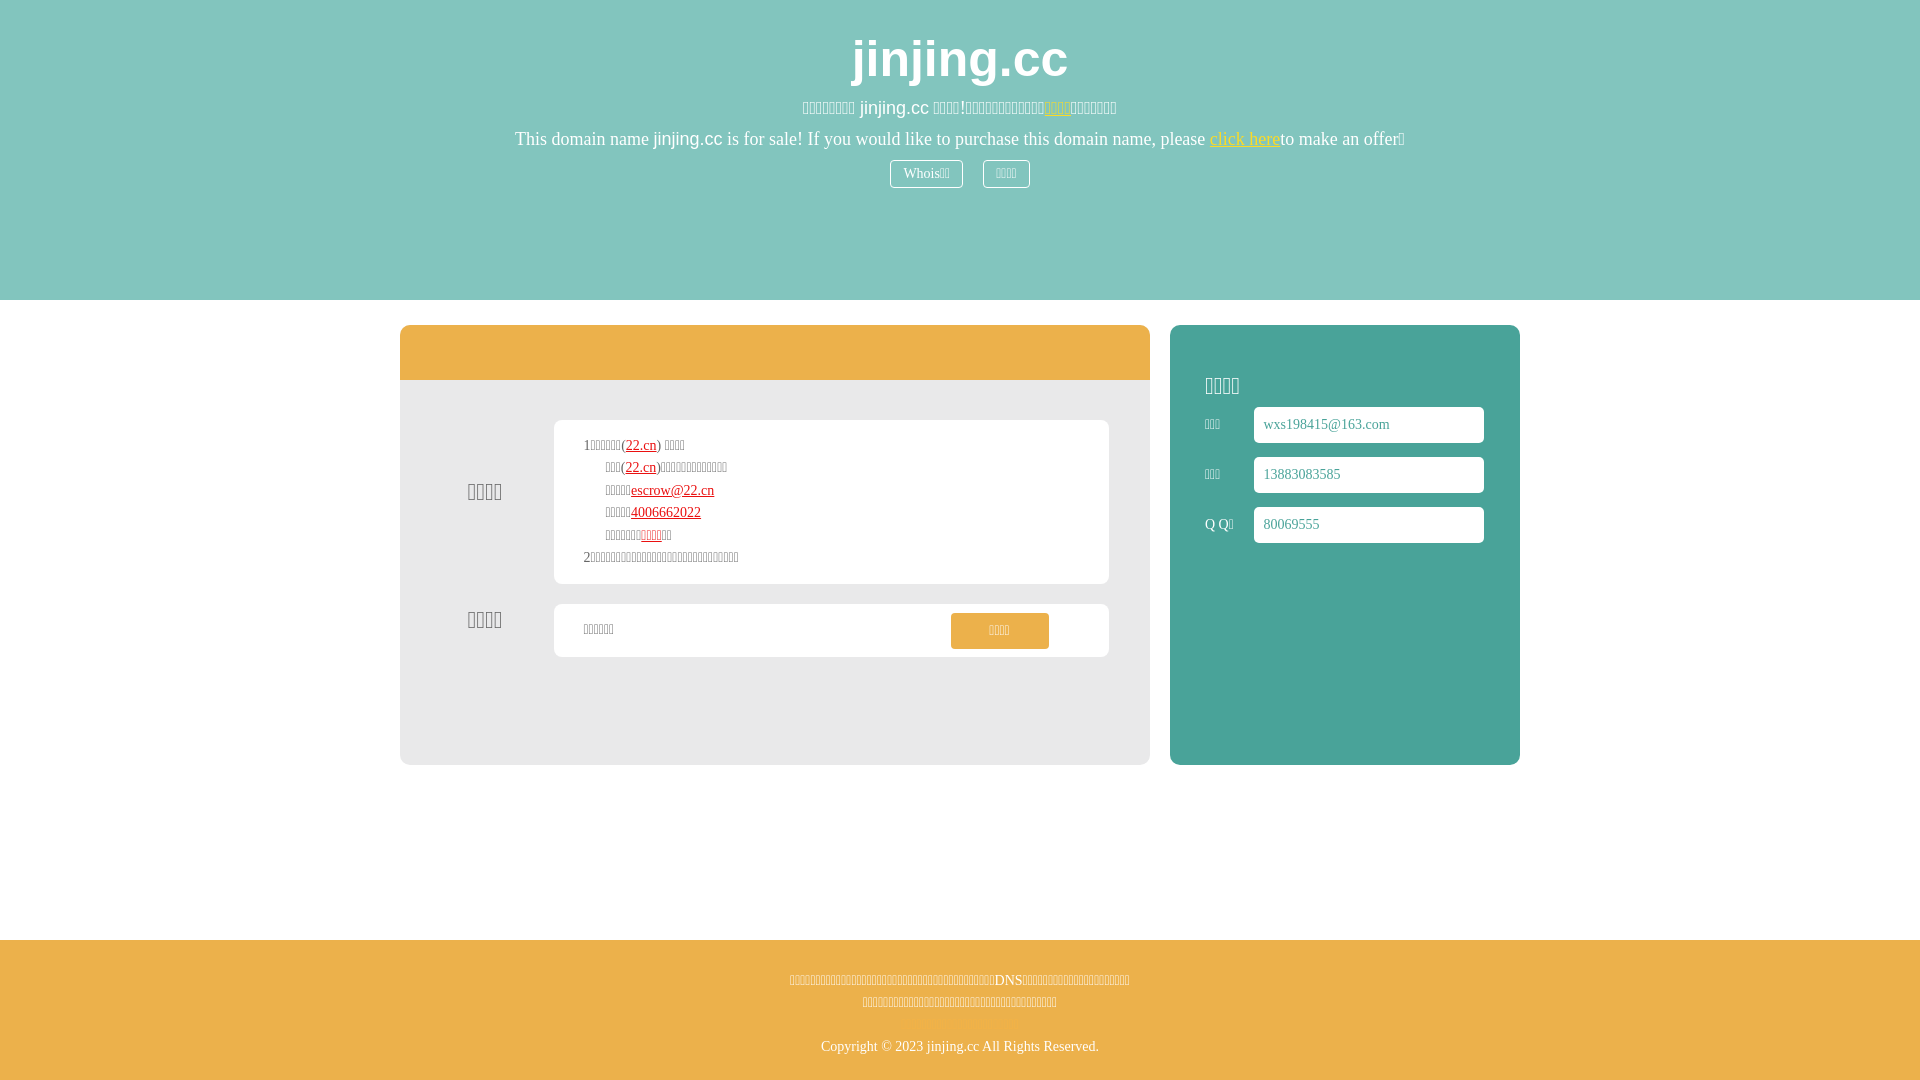 The width and height of the screenshot is (1920, 1080). What do you see at coordinates (666, 511) in the screenshot?
I see `'4006662022'` at bounding box center [666, 511].